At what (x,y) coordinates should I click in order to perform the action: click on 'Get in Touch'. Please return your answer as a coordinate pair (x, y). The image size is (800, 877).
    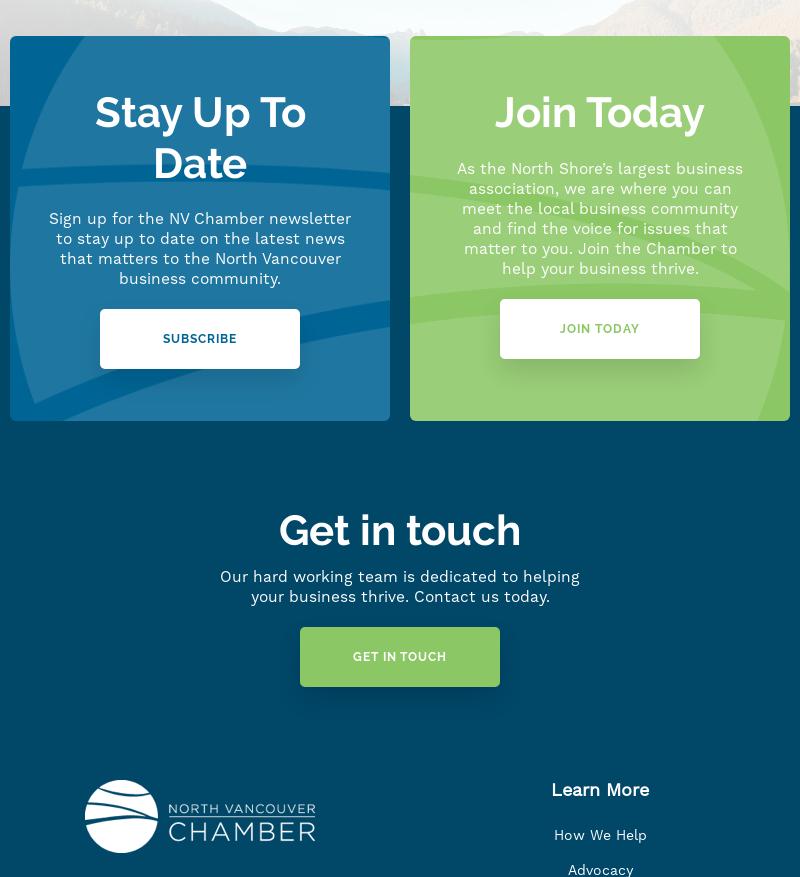
    Looking at the image, I should click on (398, 655).